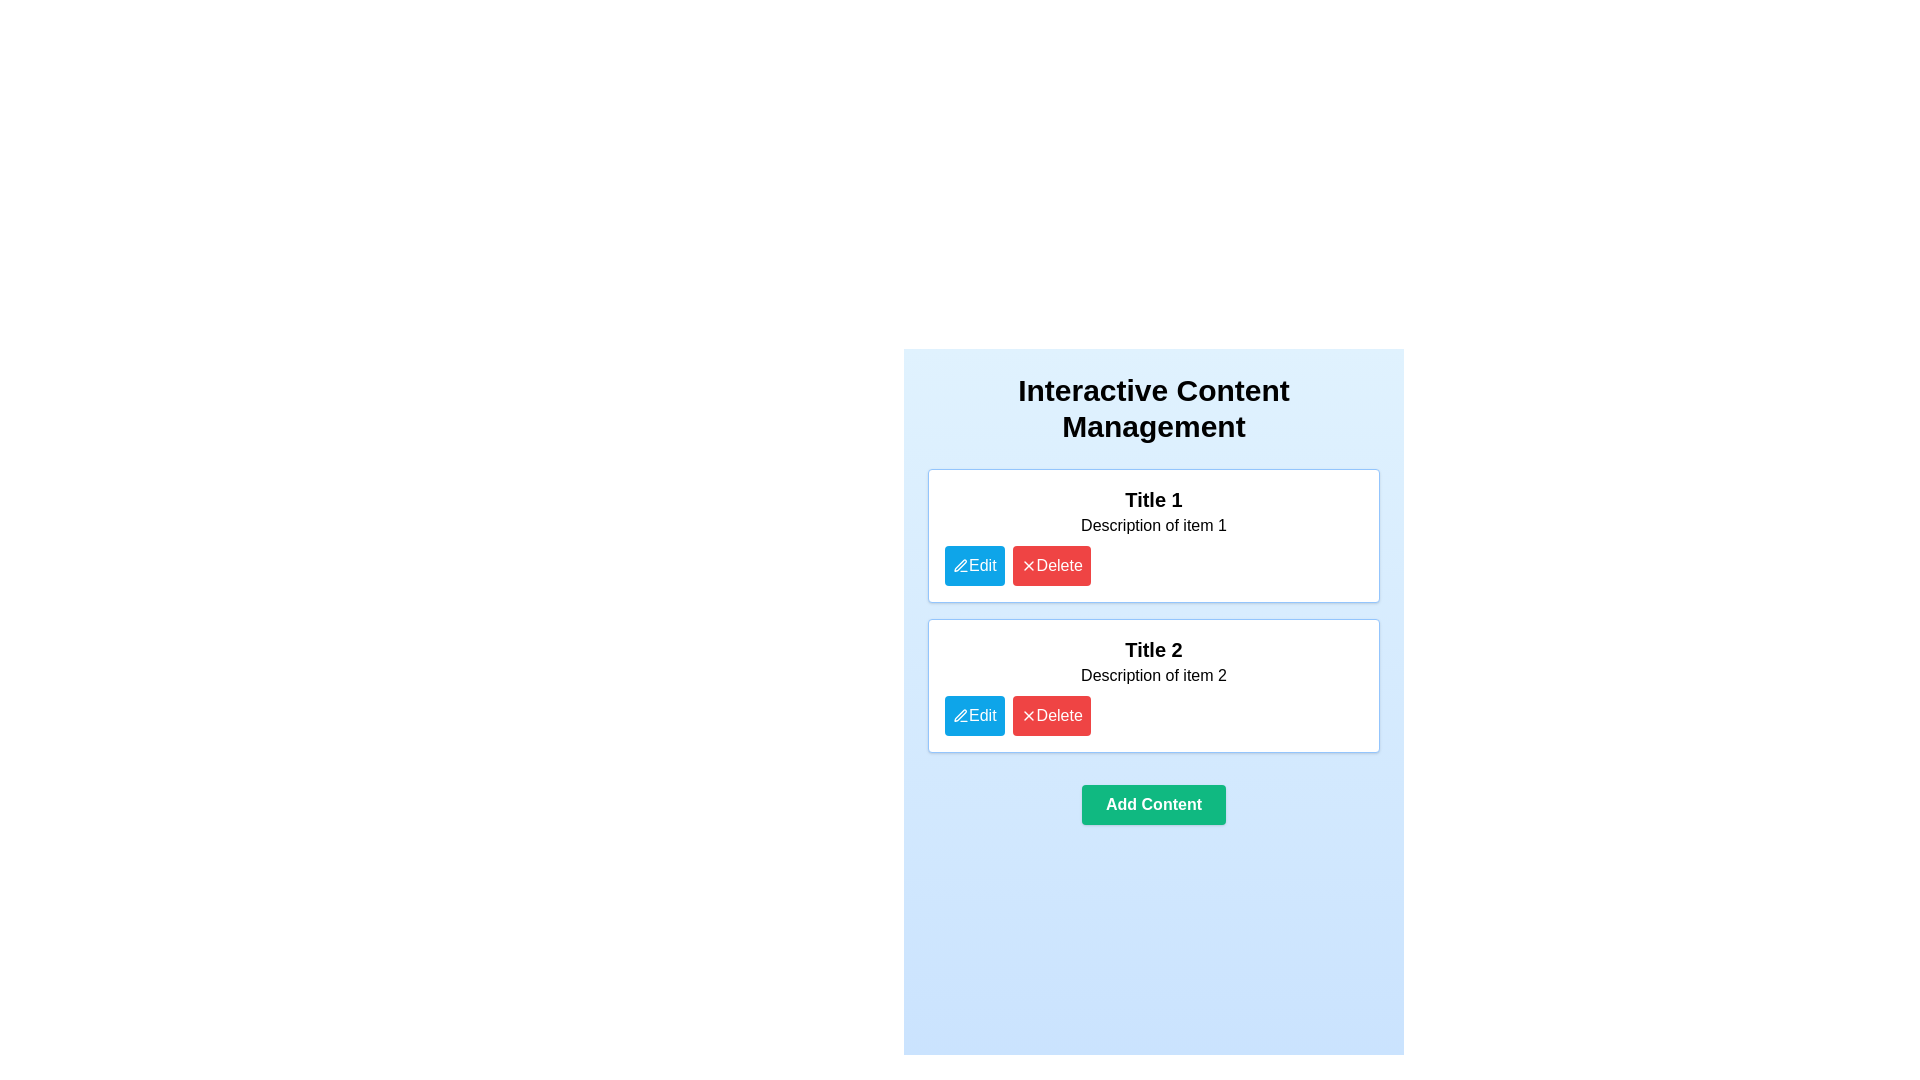  What do you see at coordinates (960, 565) in the screenshot?
I see `the decorative SVG icon styled as a pen or pencil located inside the 'Edit' button adjacent to the 'Delete' button in the card titled 'Title 1'` at bounding box center [960, 565].